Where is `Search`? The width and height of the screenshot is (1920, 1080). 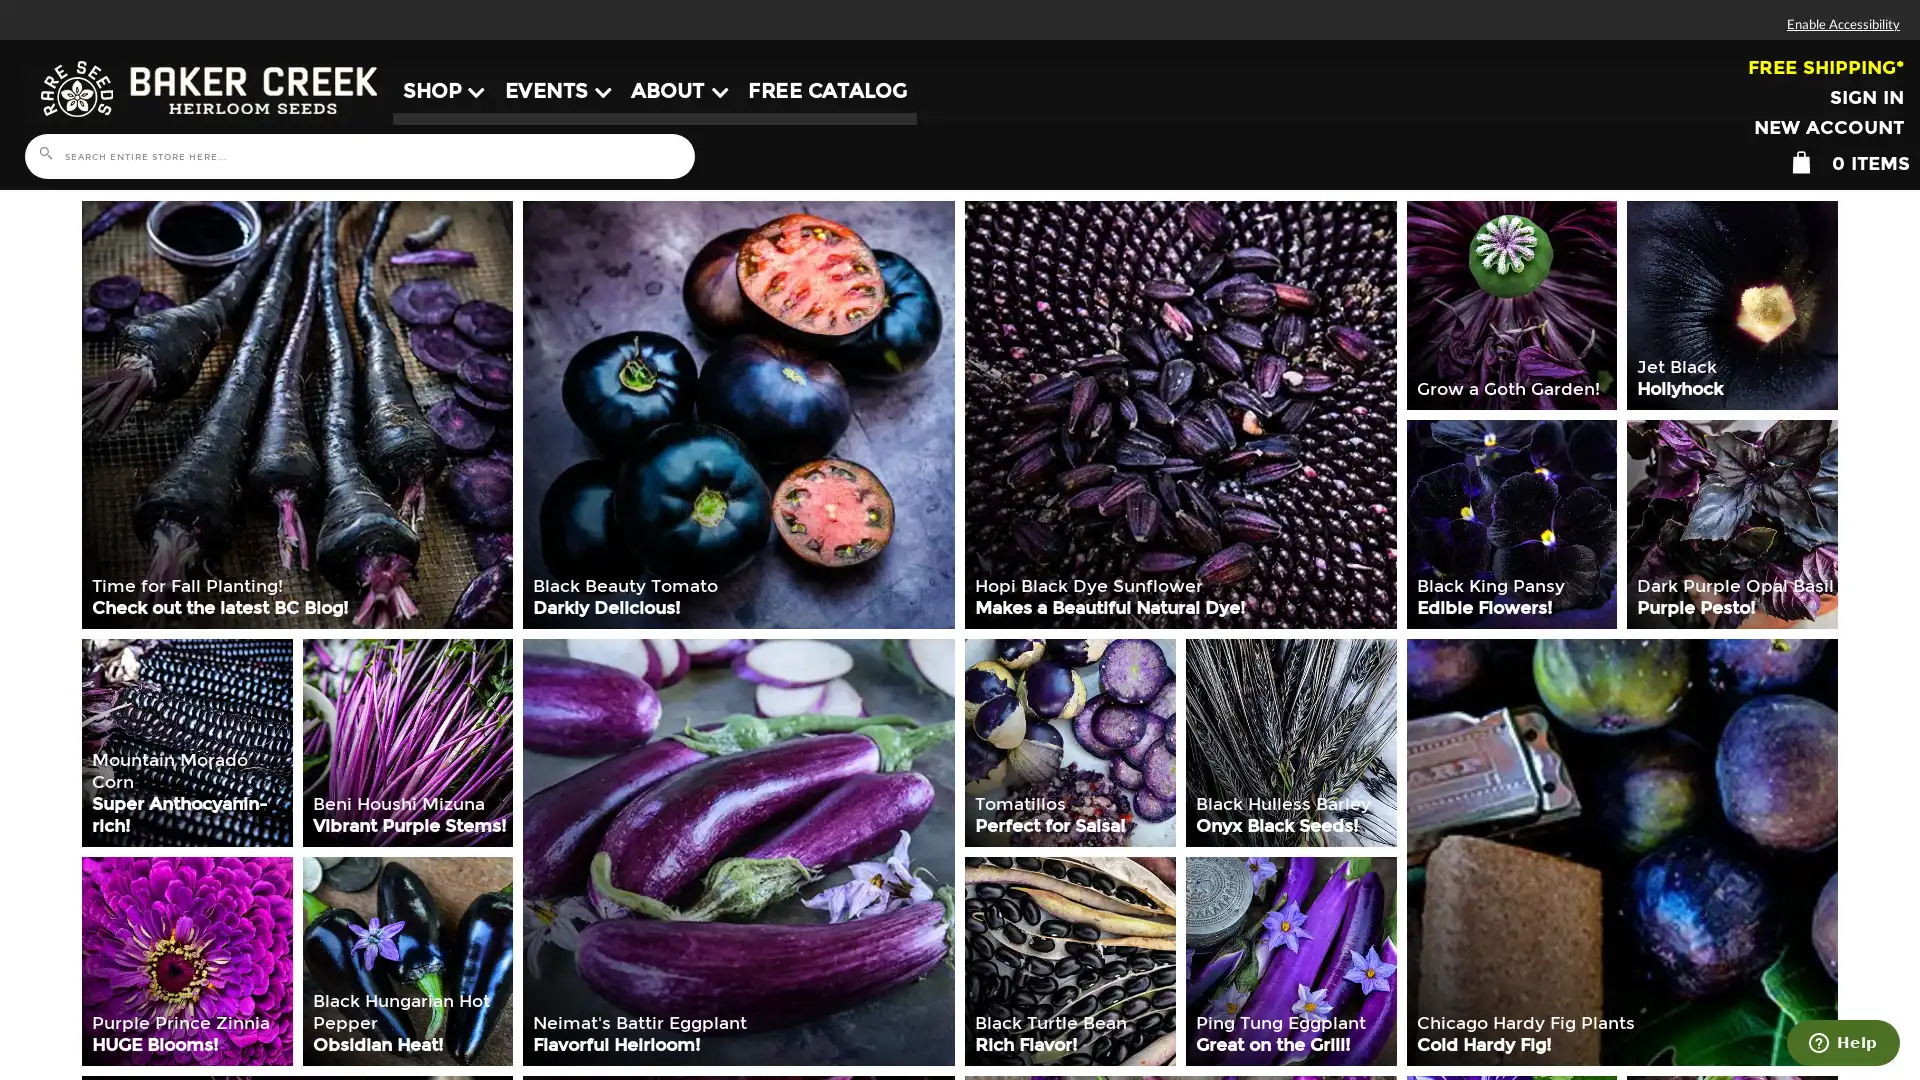
Search is located at coordinates (44, 153).